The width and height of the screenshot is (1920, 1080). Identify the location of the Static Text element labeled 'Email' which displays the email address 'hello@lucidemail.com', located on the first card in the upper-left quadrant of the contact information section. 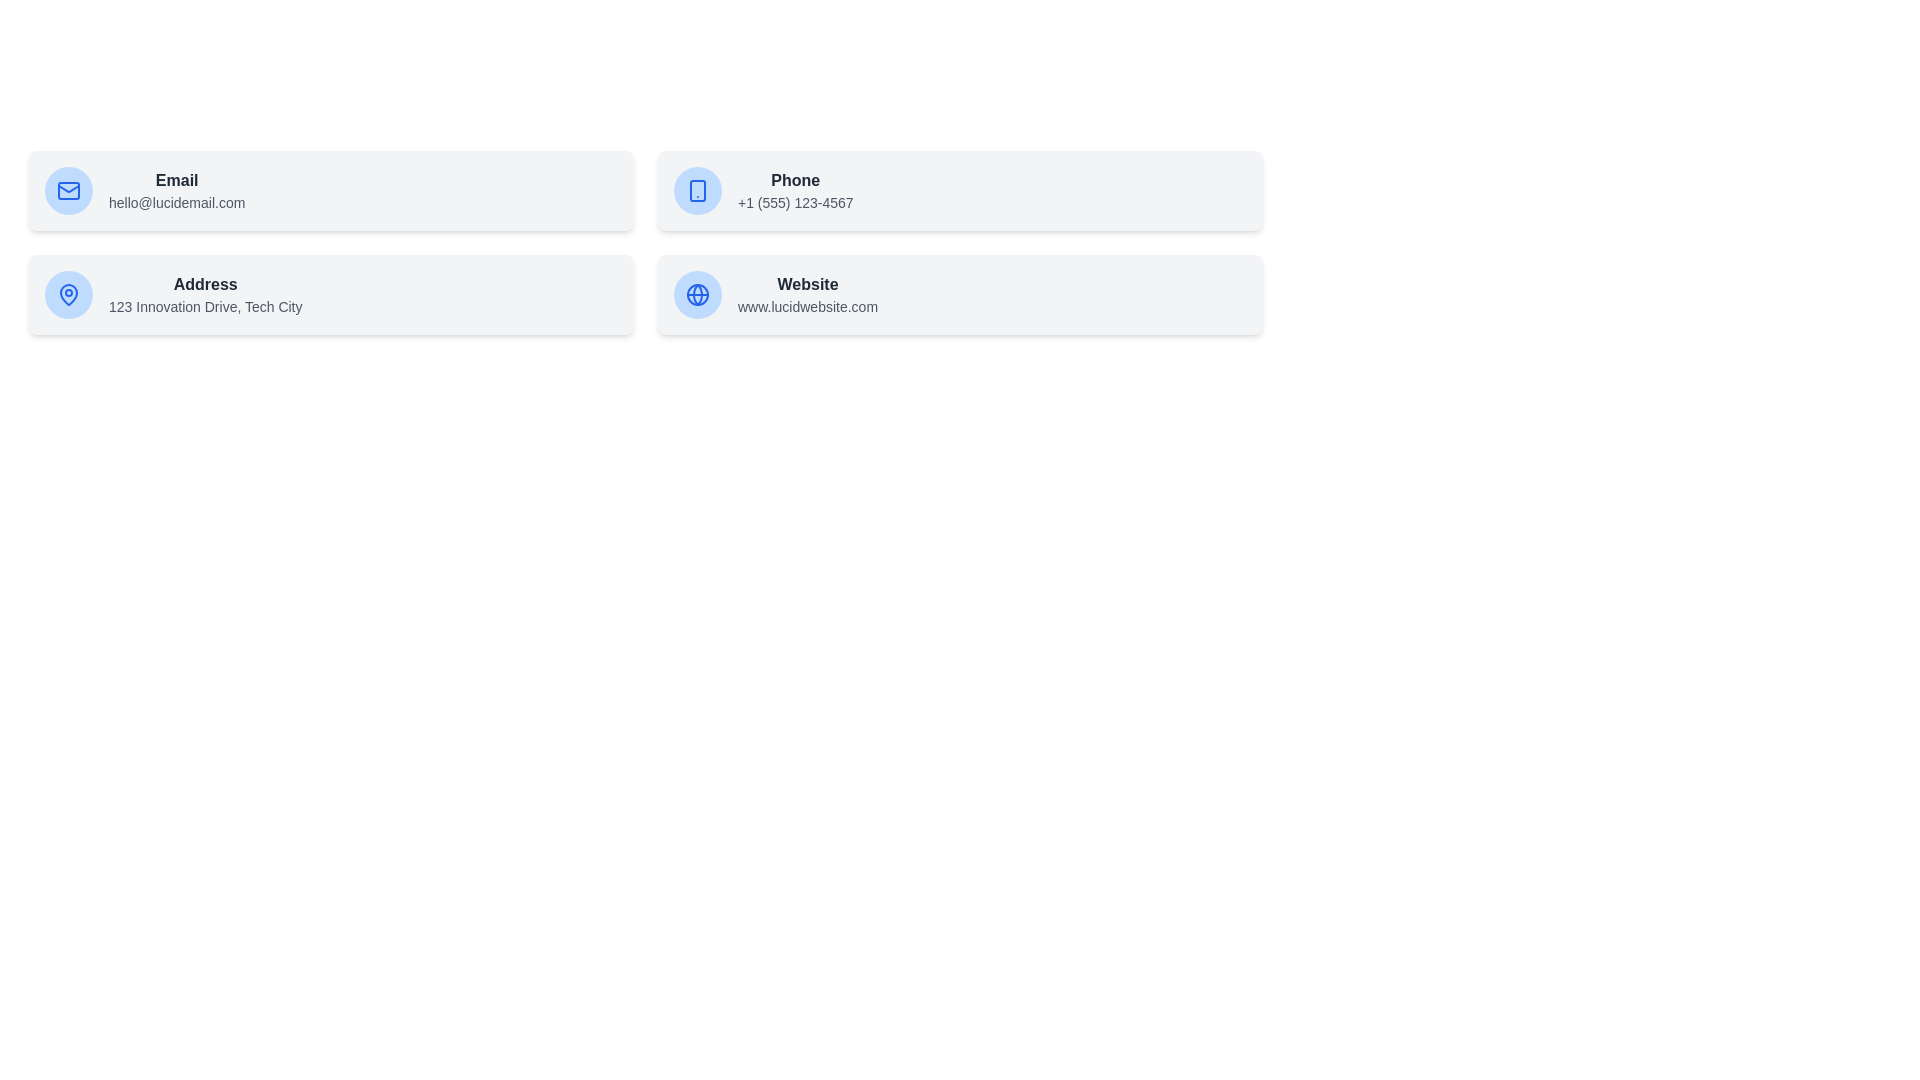
(177, 191).